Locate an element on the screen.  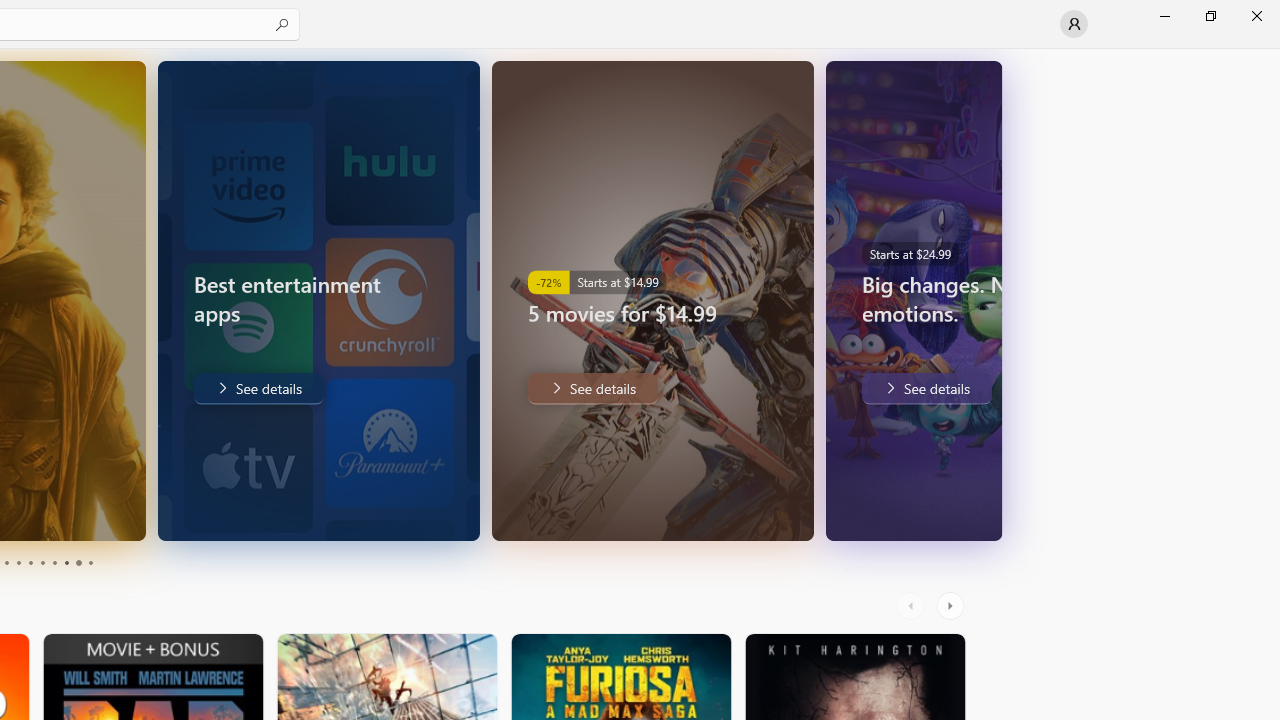
'Page 8' is located at coordinates (65, 563).